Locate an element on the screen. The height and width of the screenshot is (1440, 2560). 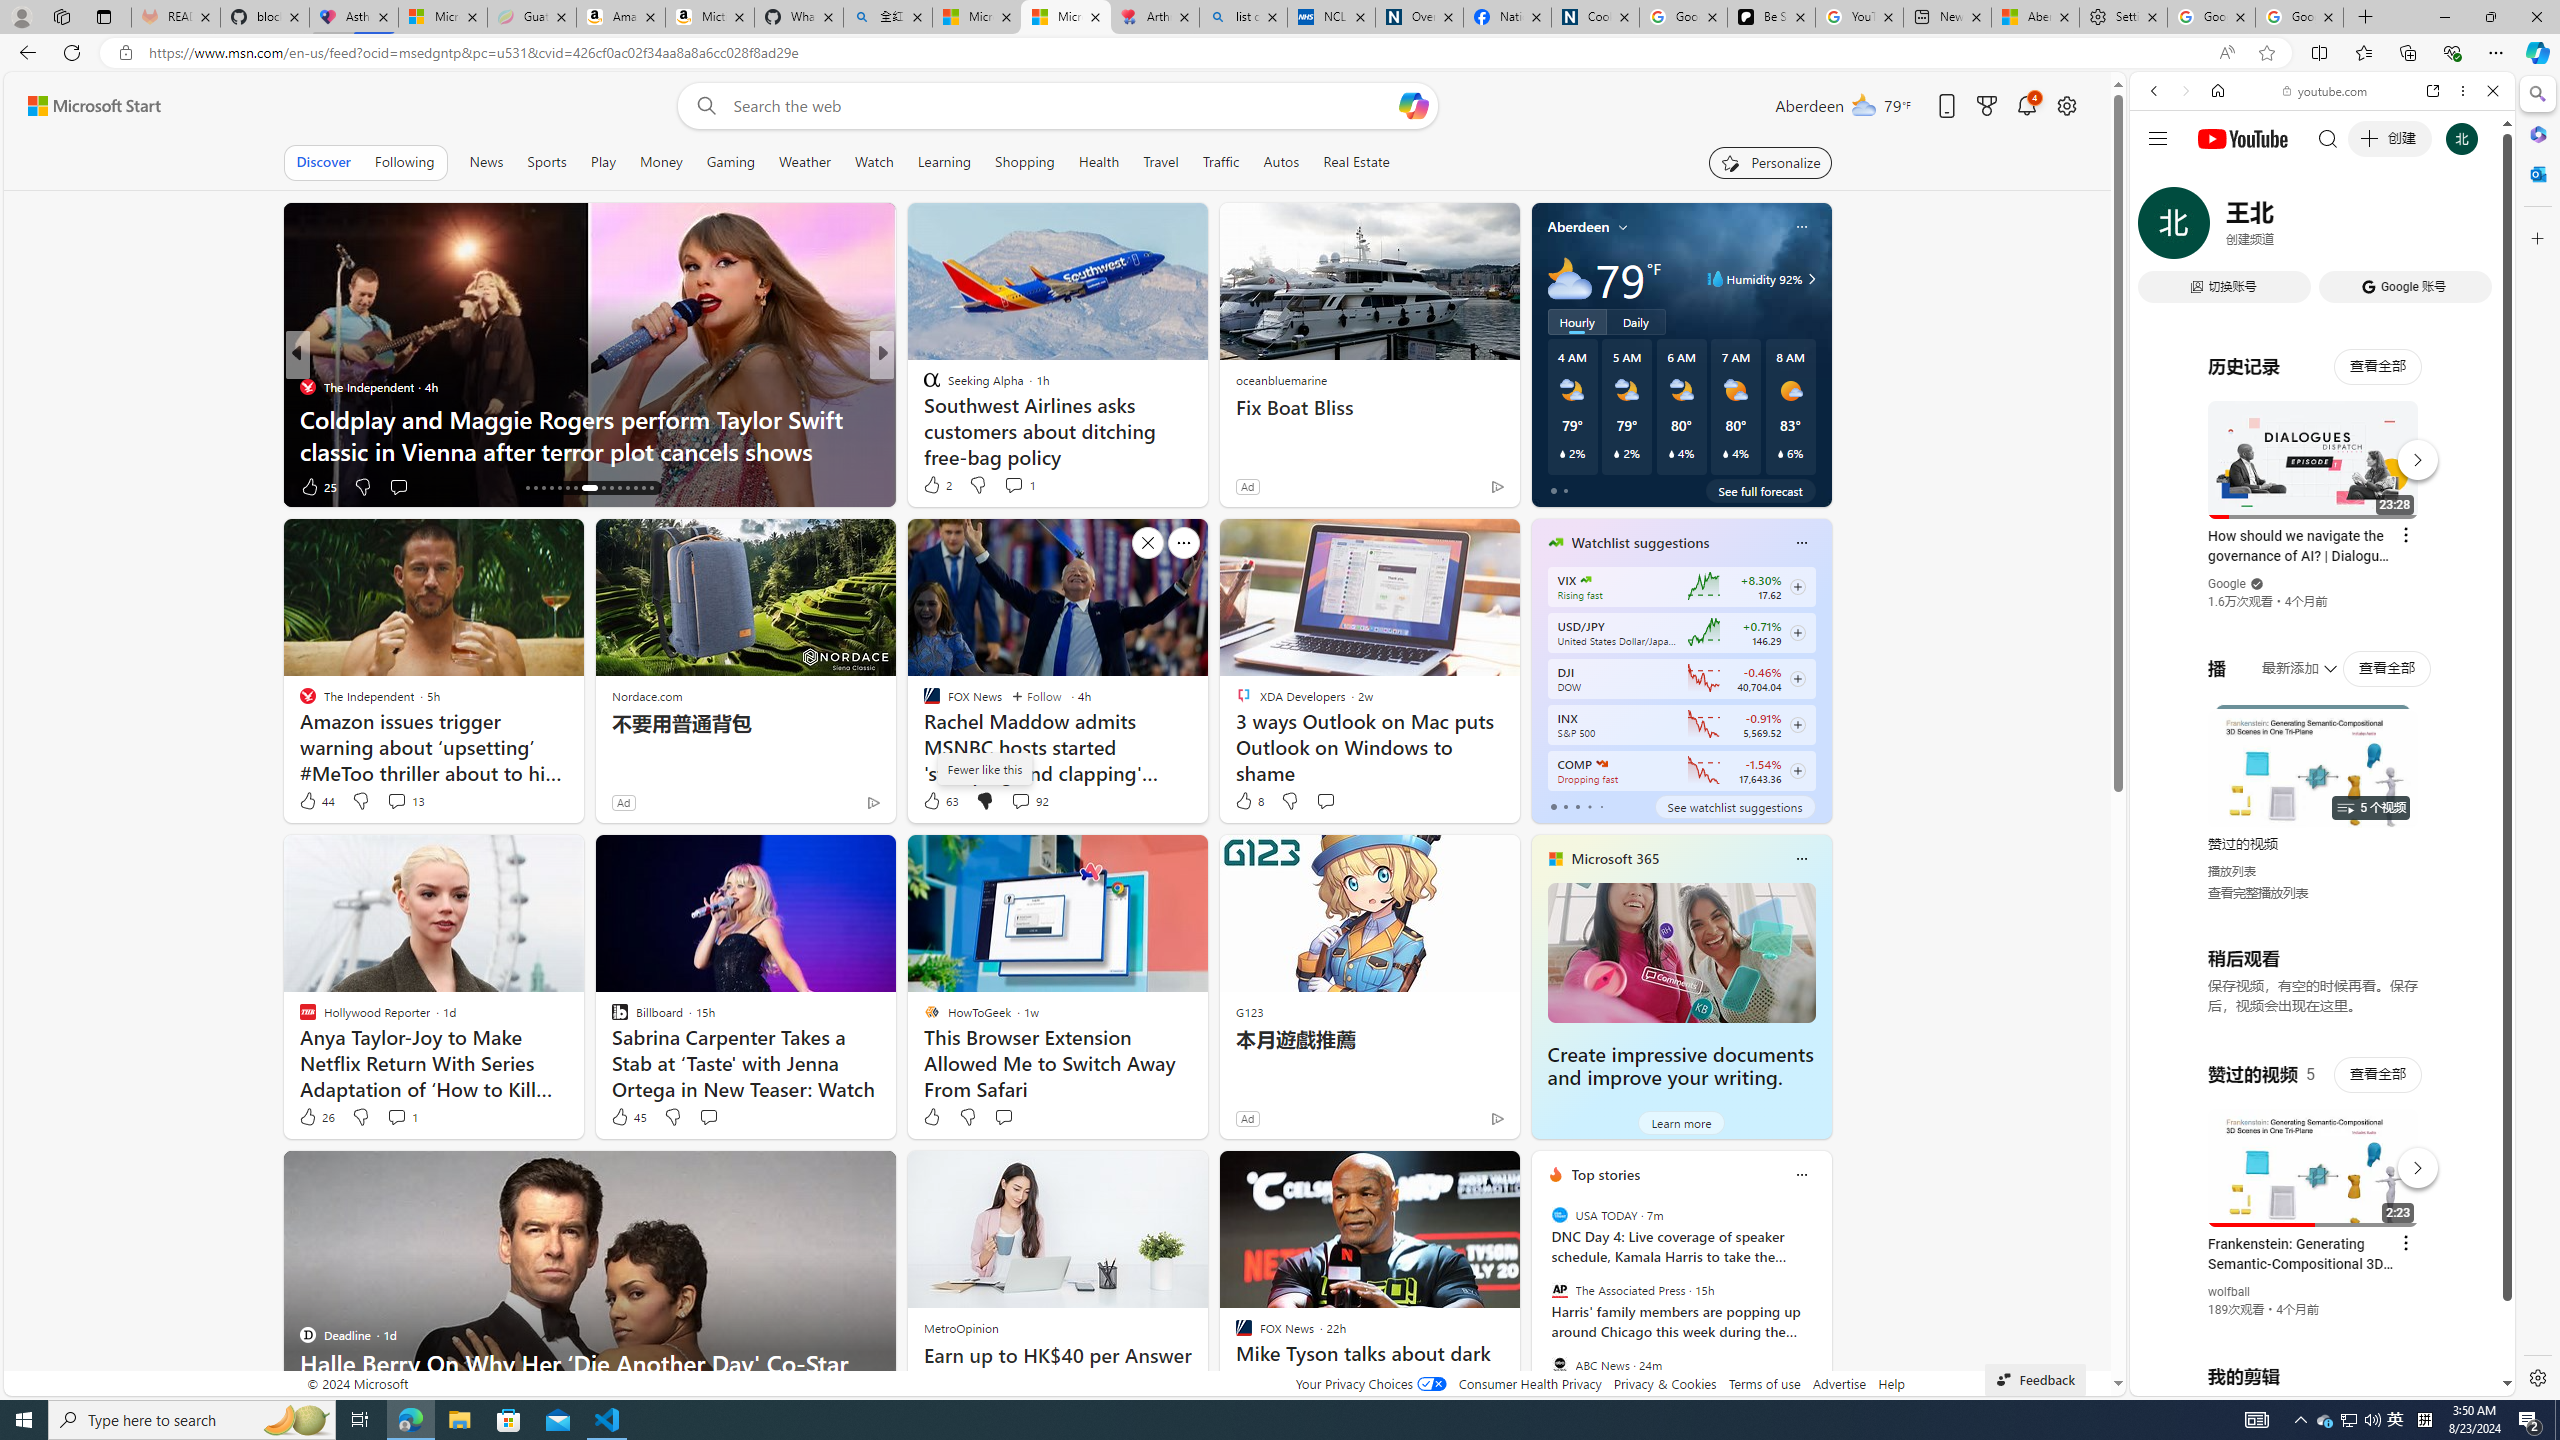
'Ad Choice' is located at coordinates (1496, 1118).